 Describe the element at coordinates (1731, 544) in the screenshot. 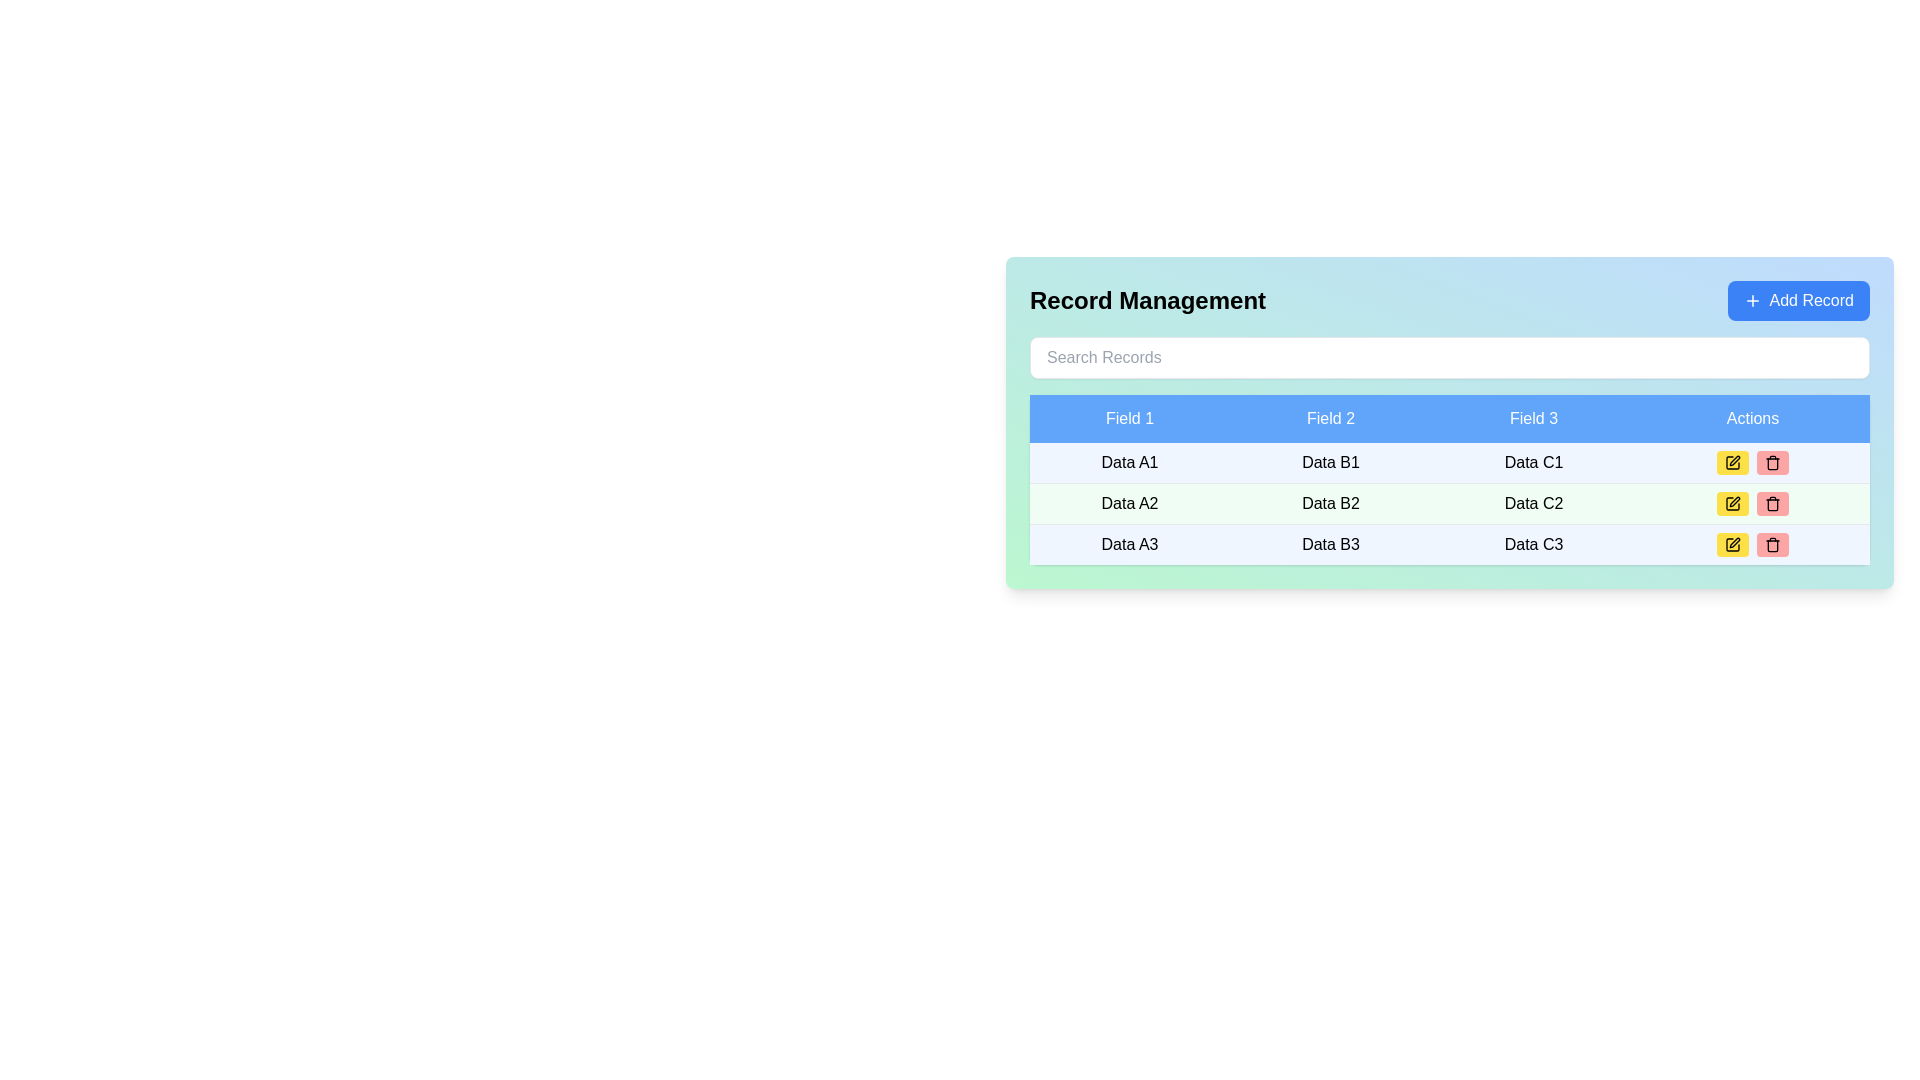

I see `the edit icon styled as a pen within the yellow button located in the 'Actions' column of the last row of the table` at that location.